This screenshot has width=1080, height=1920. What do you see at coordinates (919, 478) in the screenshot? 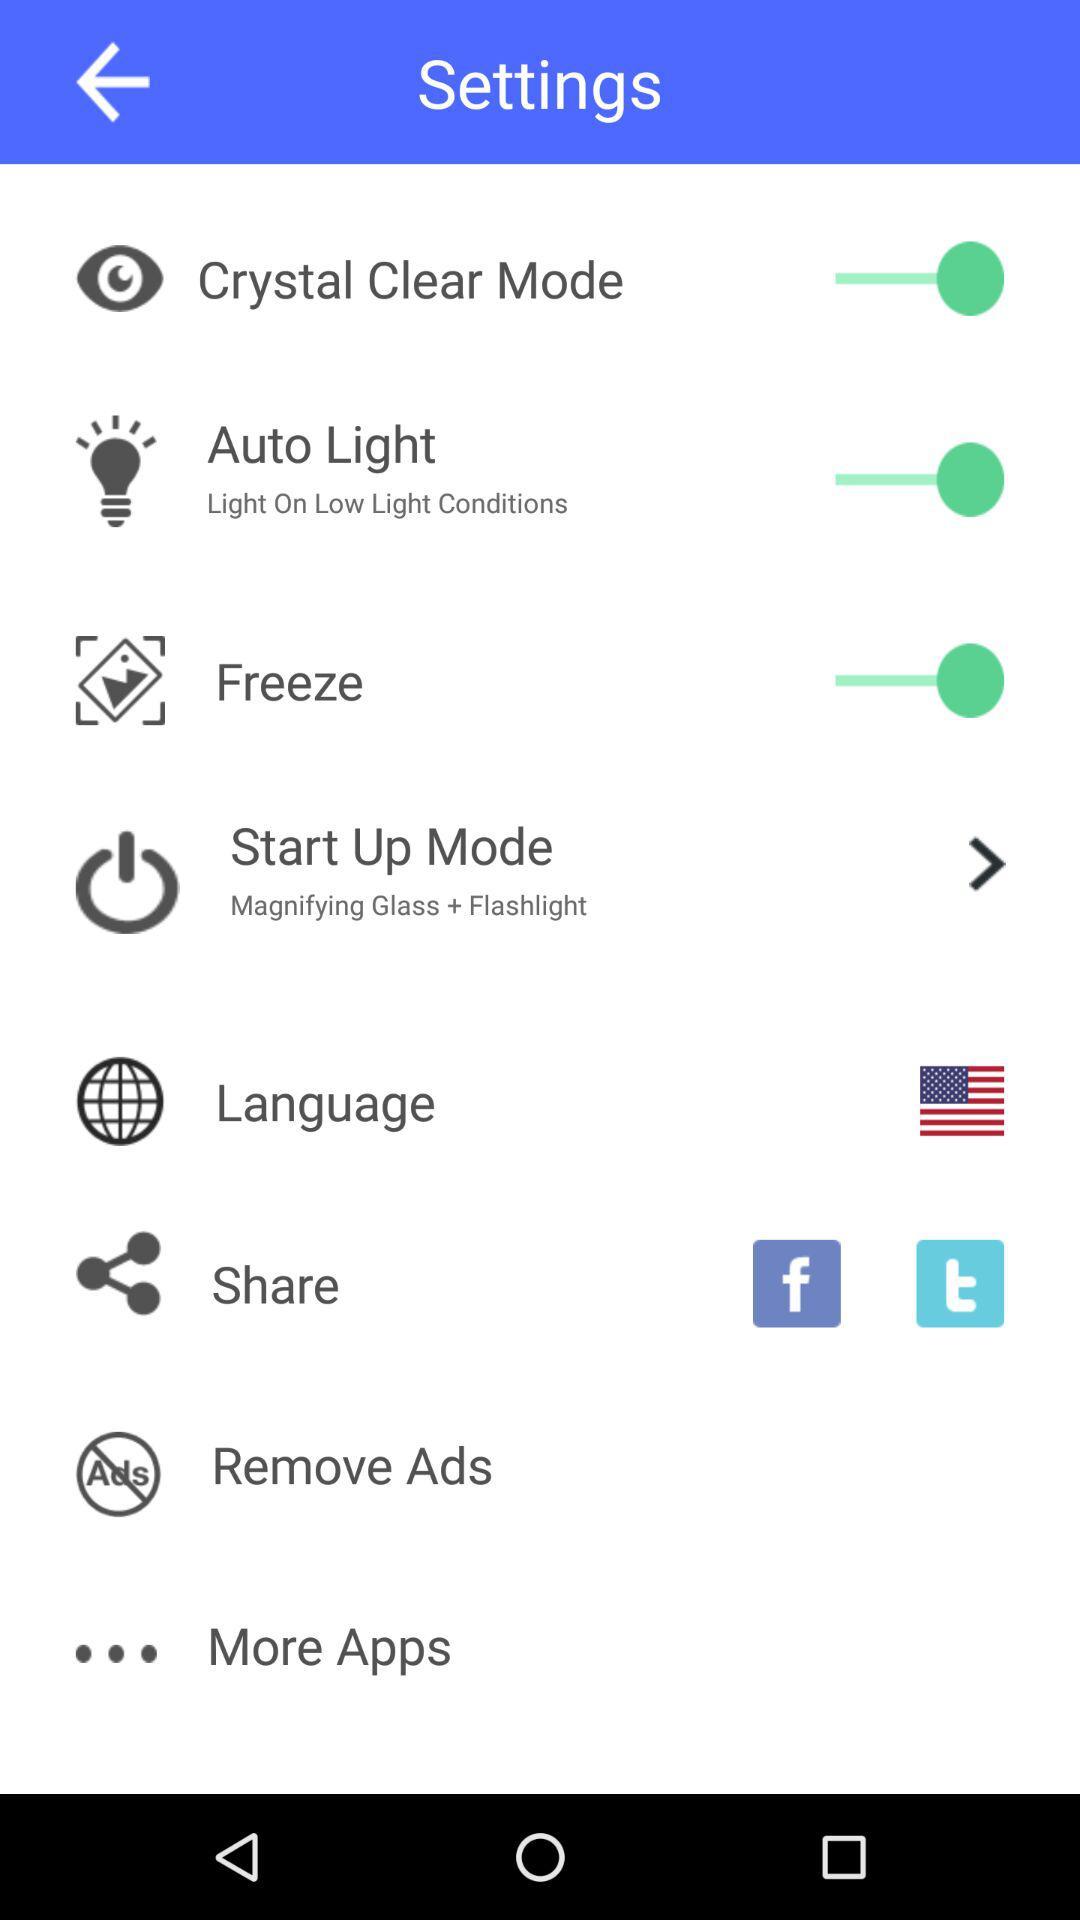
I see `autoplay light option` at bounding box center [919, 478].